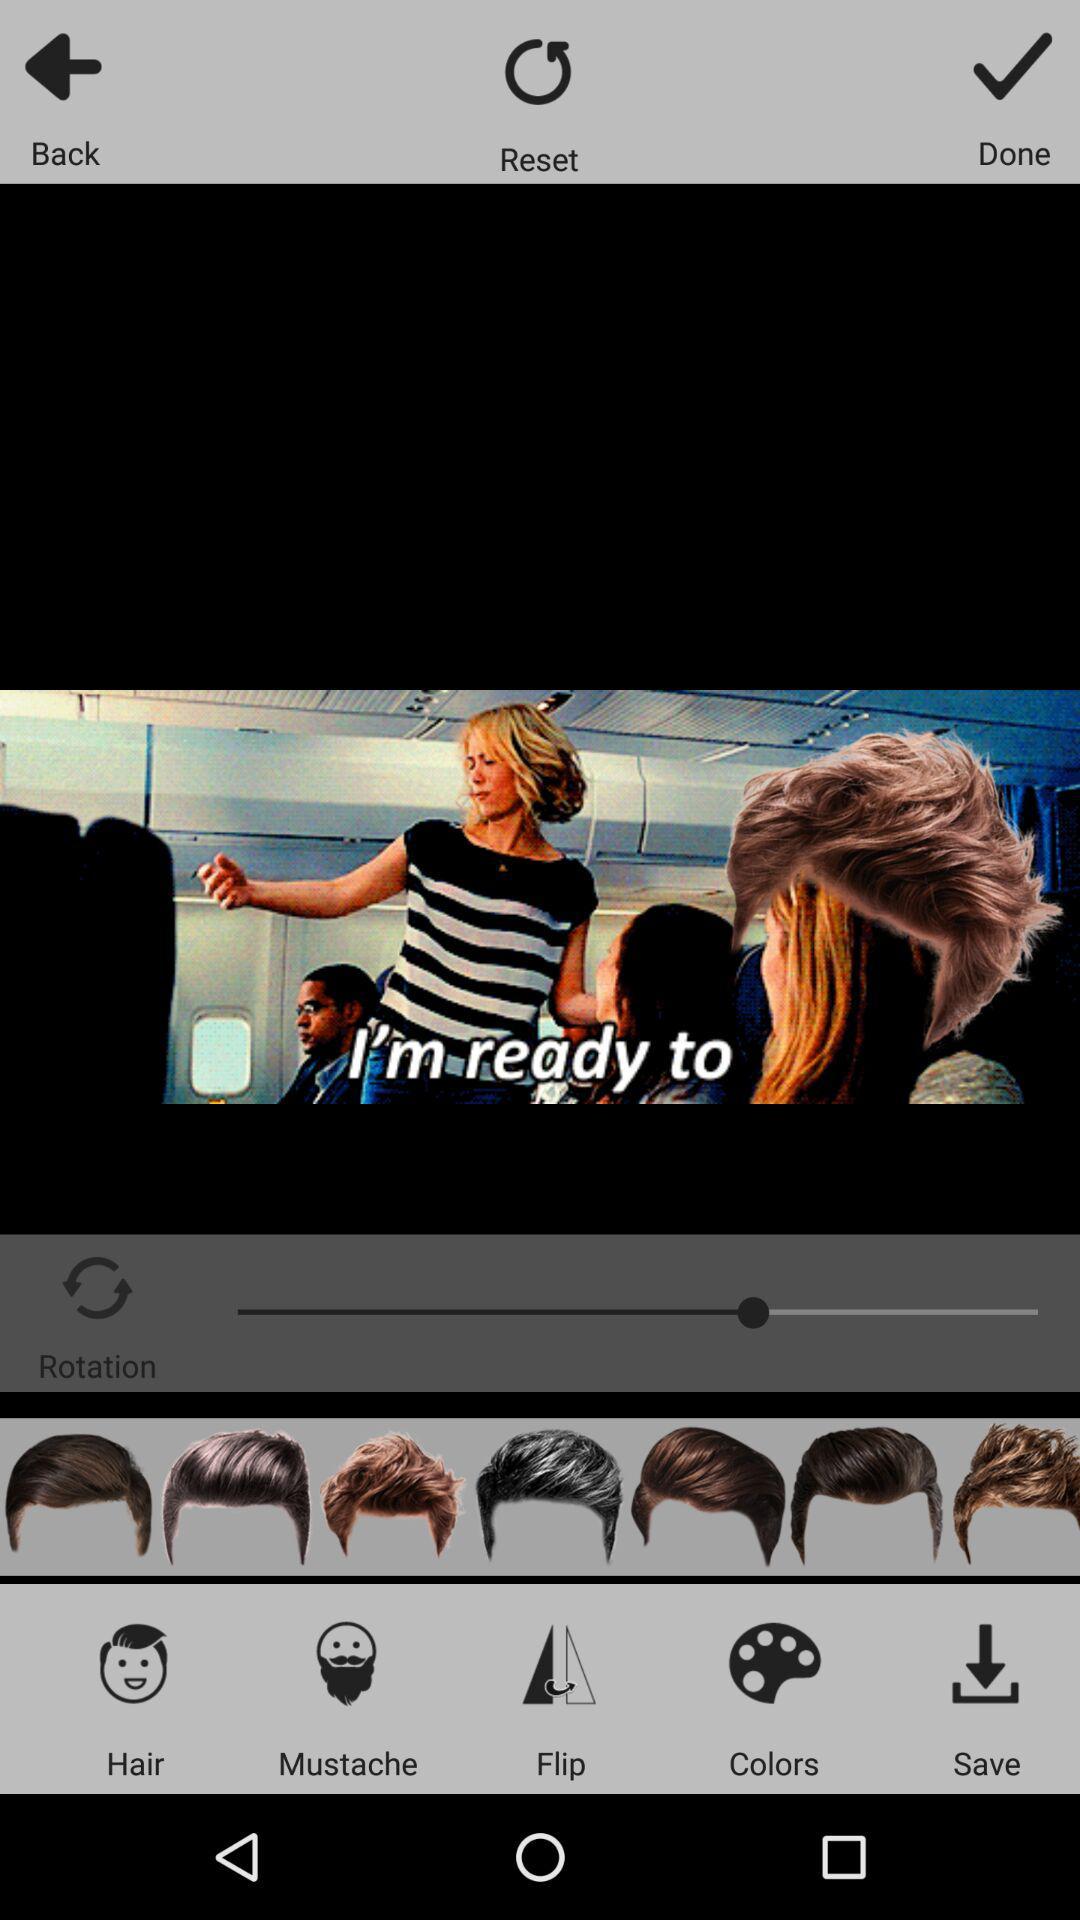  Describe the element at coordinates (1014, 65) in the screenshot. I see `the icon above the done item` at that location.